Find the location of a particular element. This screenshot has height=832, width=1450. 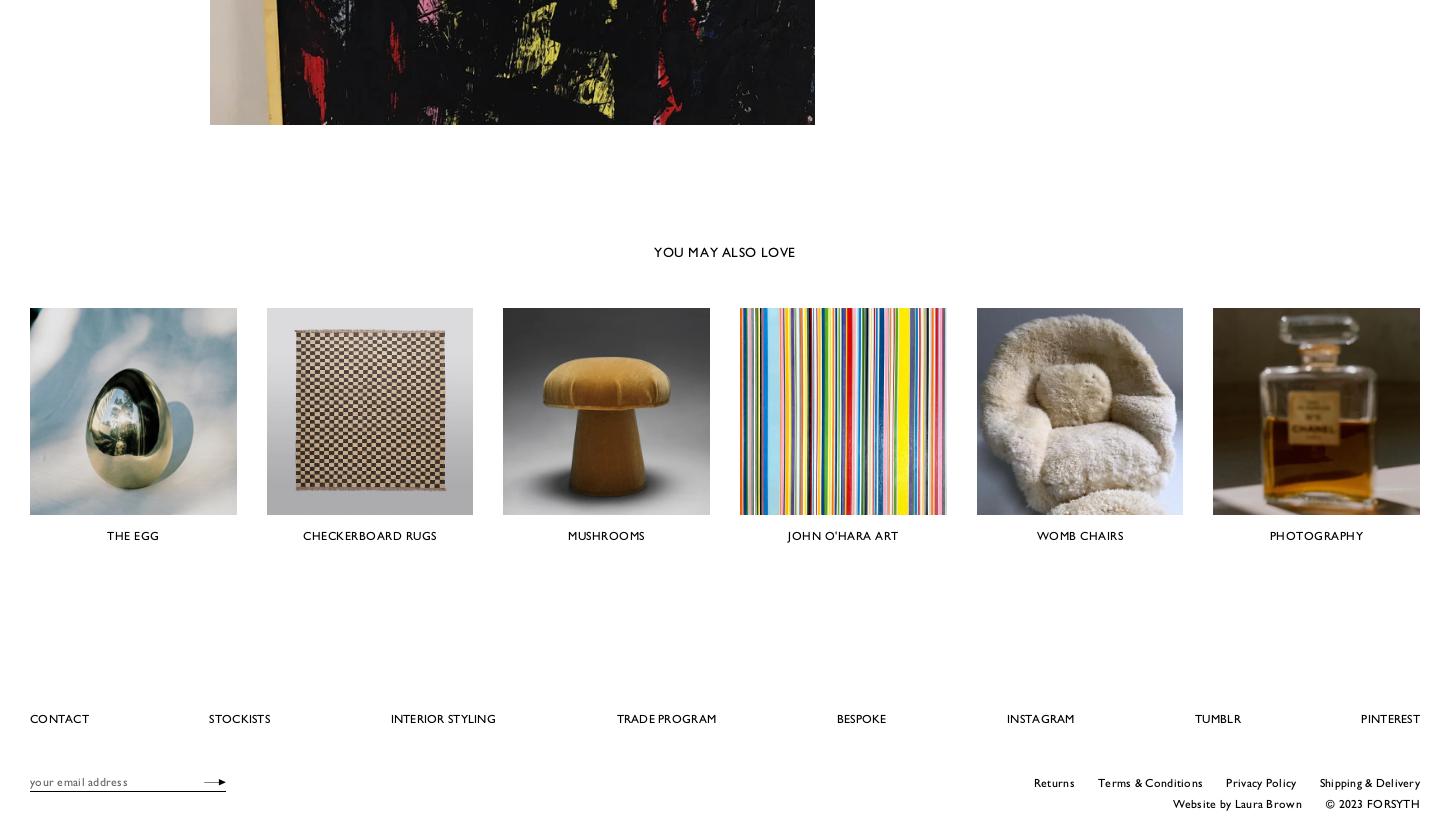

'© 2023 FORSYTH' is located at coordinates (1371, 800).